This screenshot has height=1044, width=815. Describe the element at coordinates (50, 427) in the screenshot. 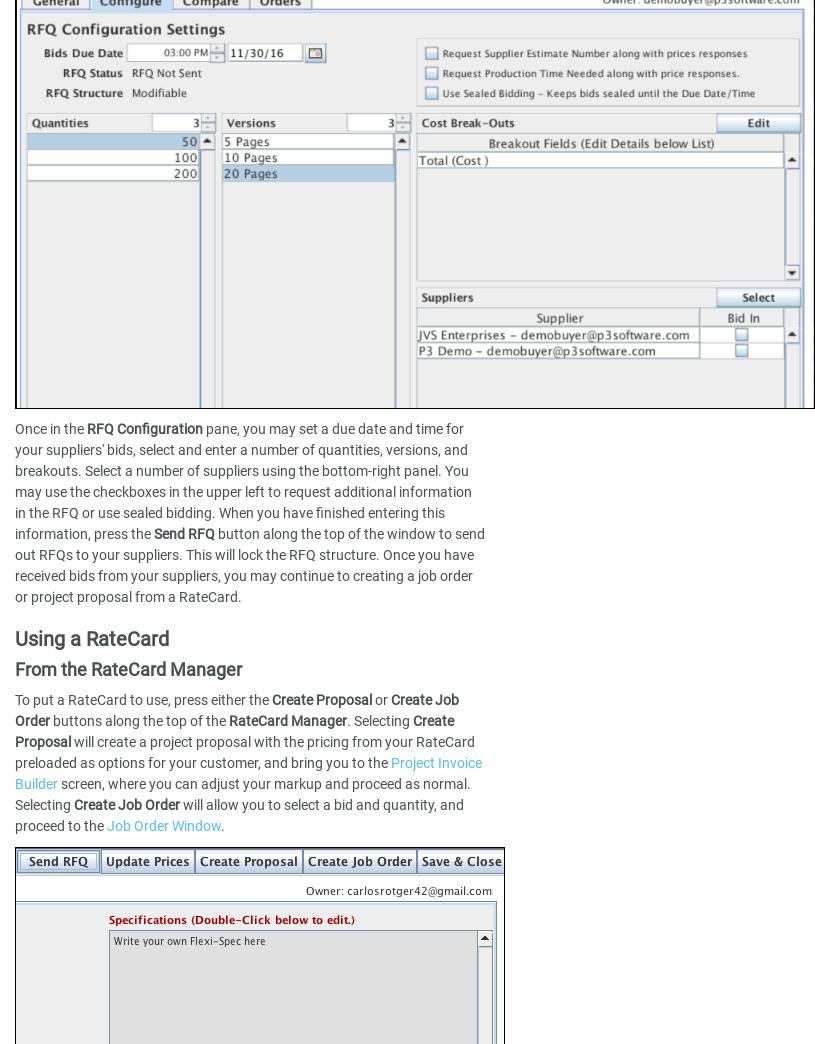

I see `'Once in the'` at that location.